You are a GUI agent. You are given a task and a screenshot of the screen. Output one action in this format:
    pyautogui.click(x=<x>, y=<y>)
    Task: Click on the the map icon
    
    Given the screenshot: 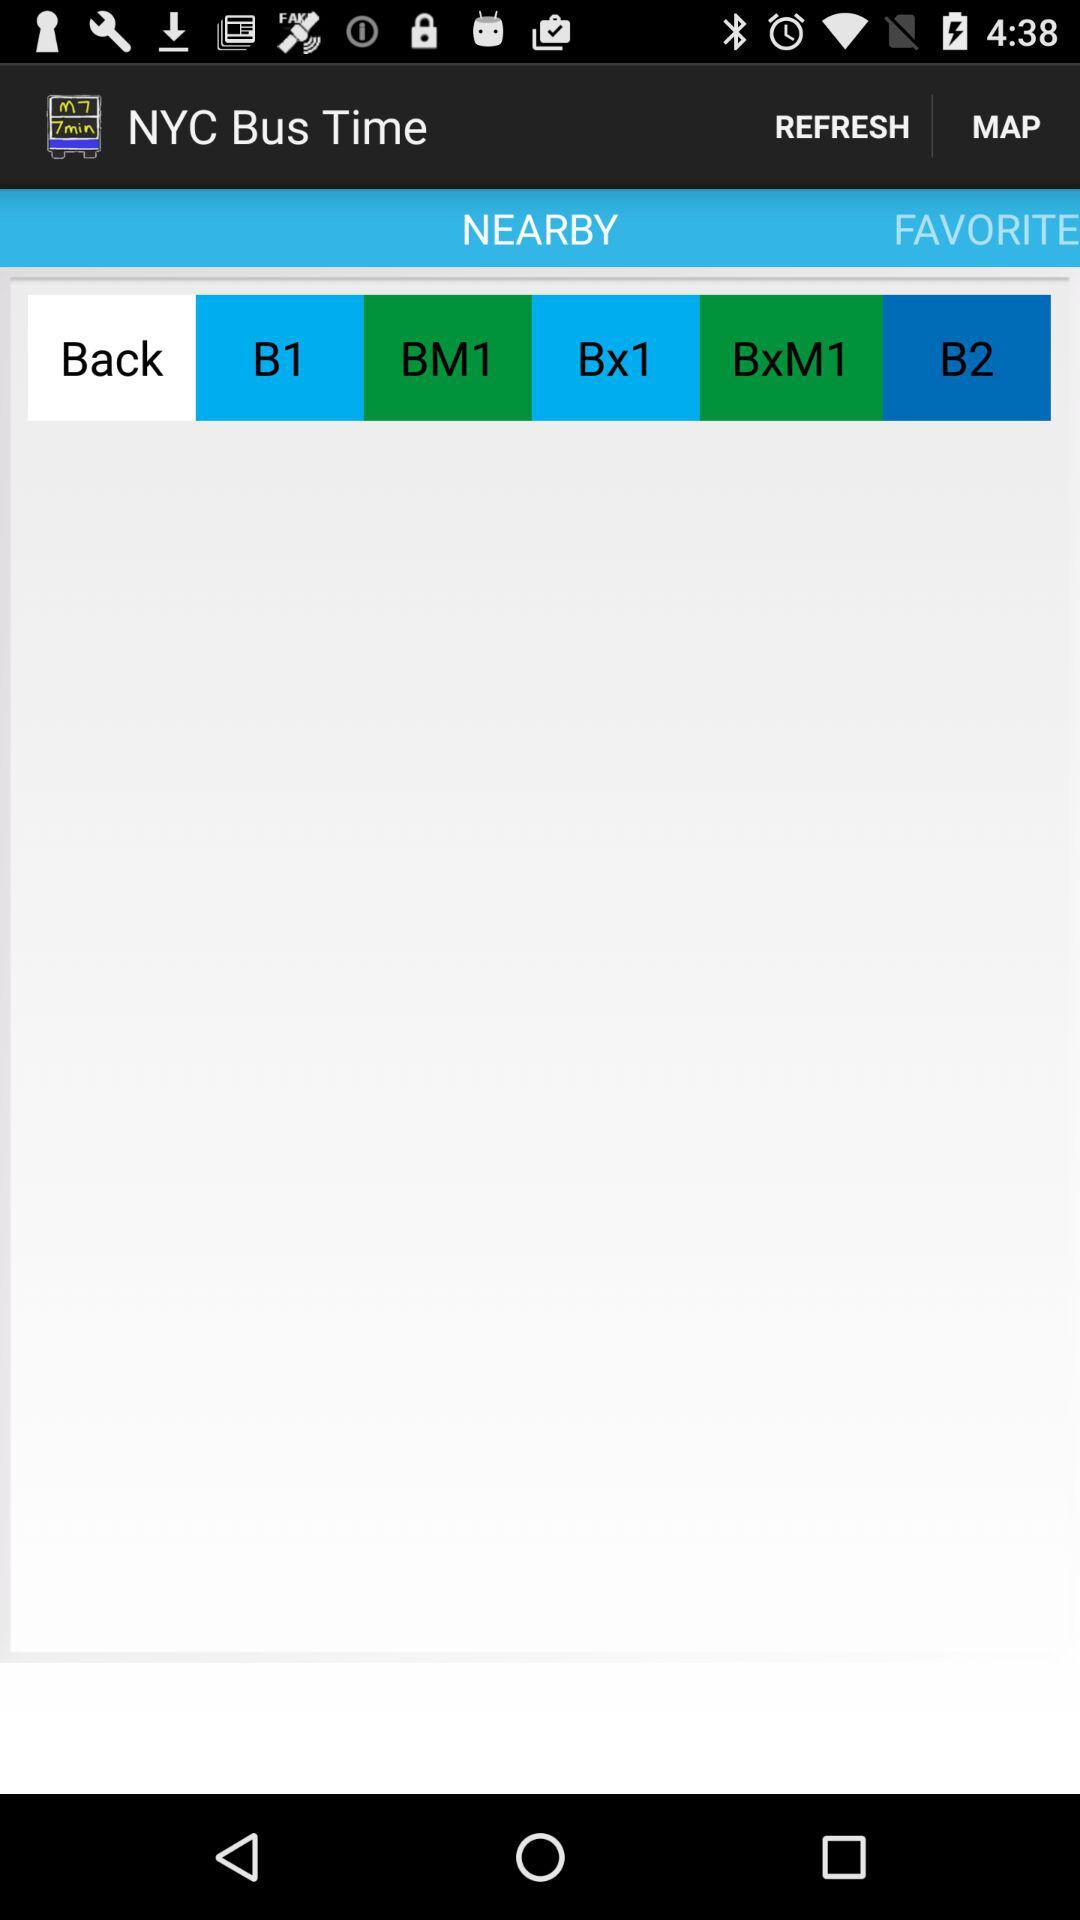 What is the action you would take?
    pyautogui.click(x=1006, y=124)
    